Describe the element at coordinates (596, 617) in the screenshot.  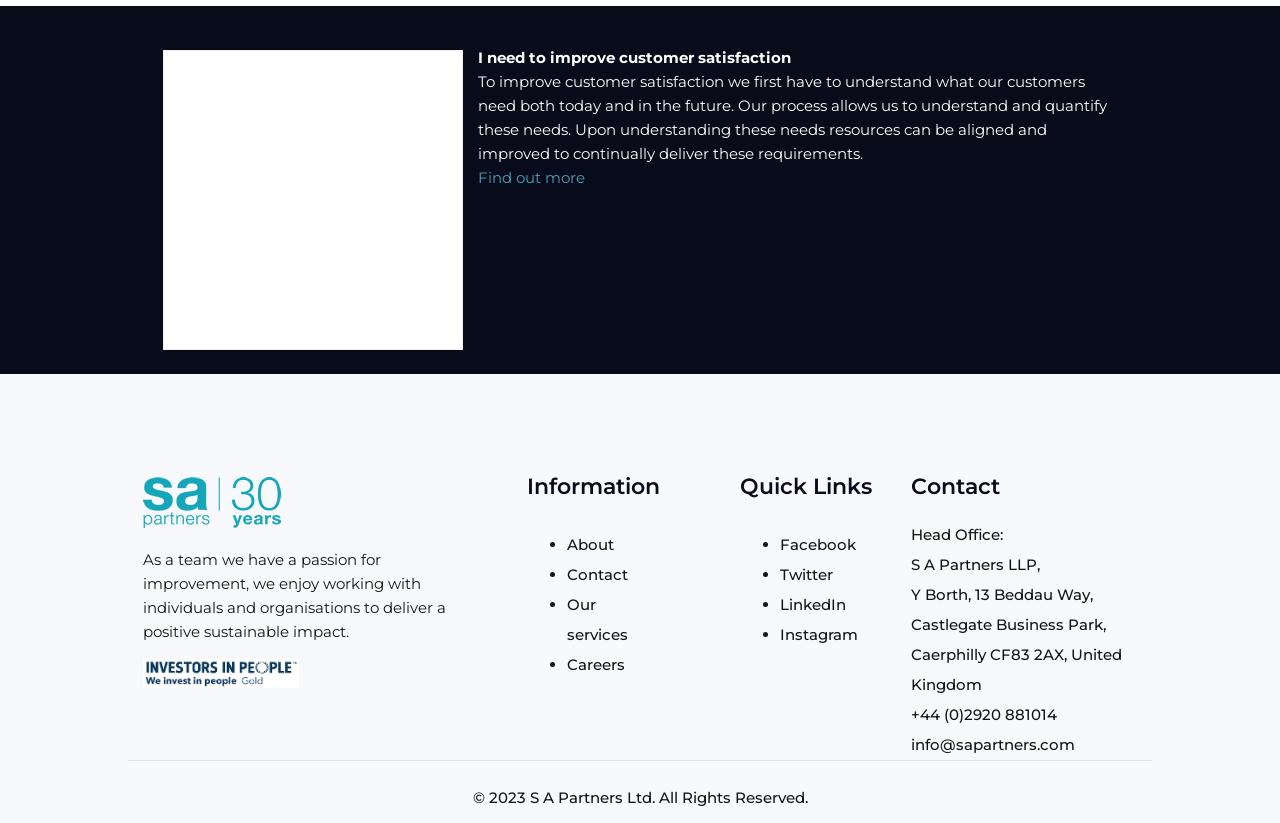
I see `'Our services'` at that location.